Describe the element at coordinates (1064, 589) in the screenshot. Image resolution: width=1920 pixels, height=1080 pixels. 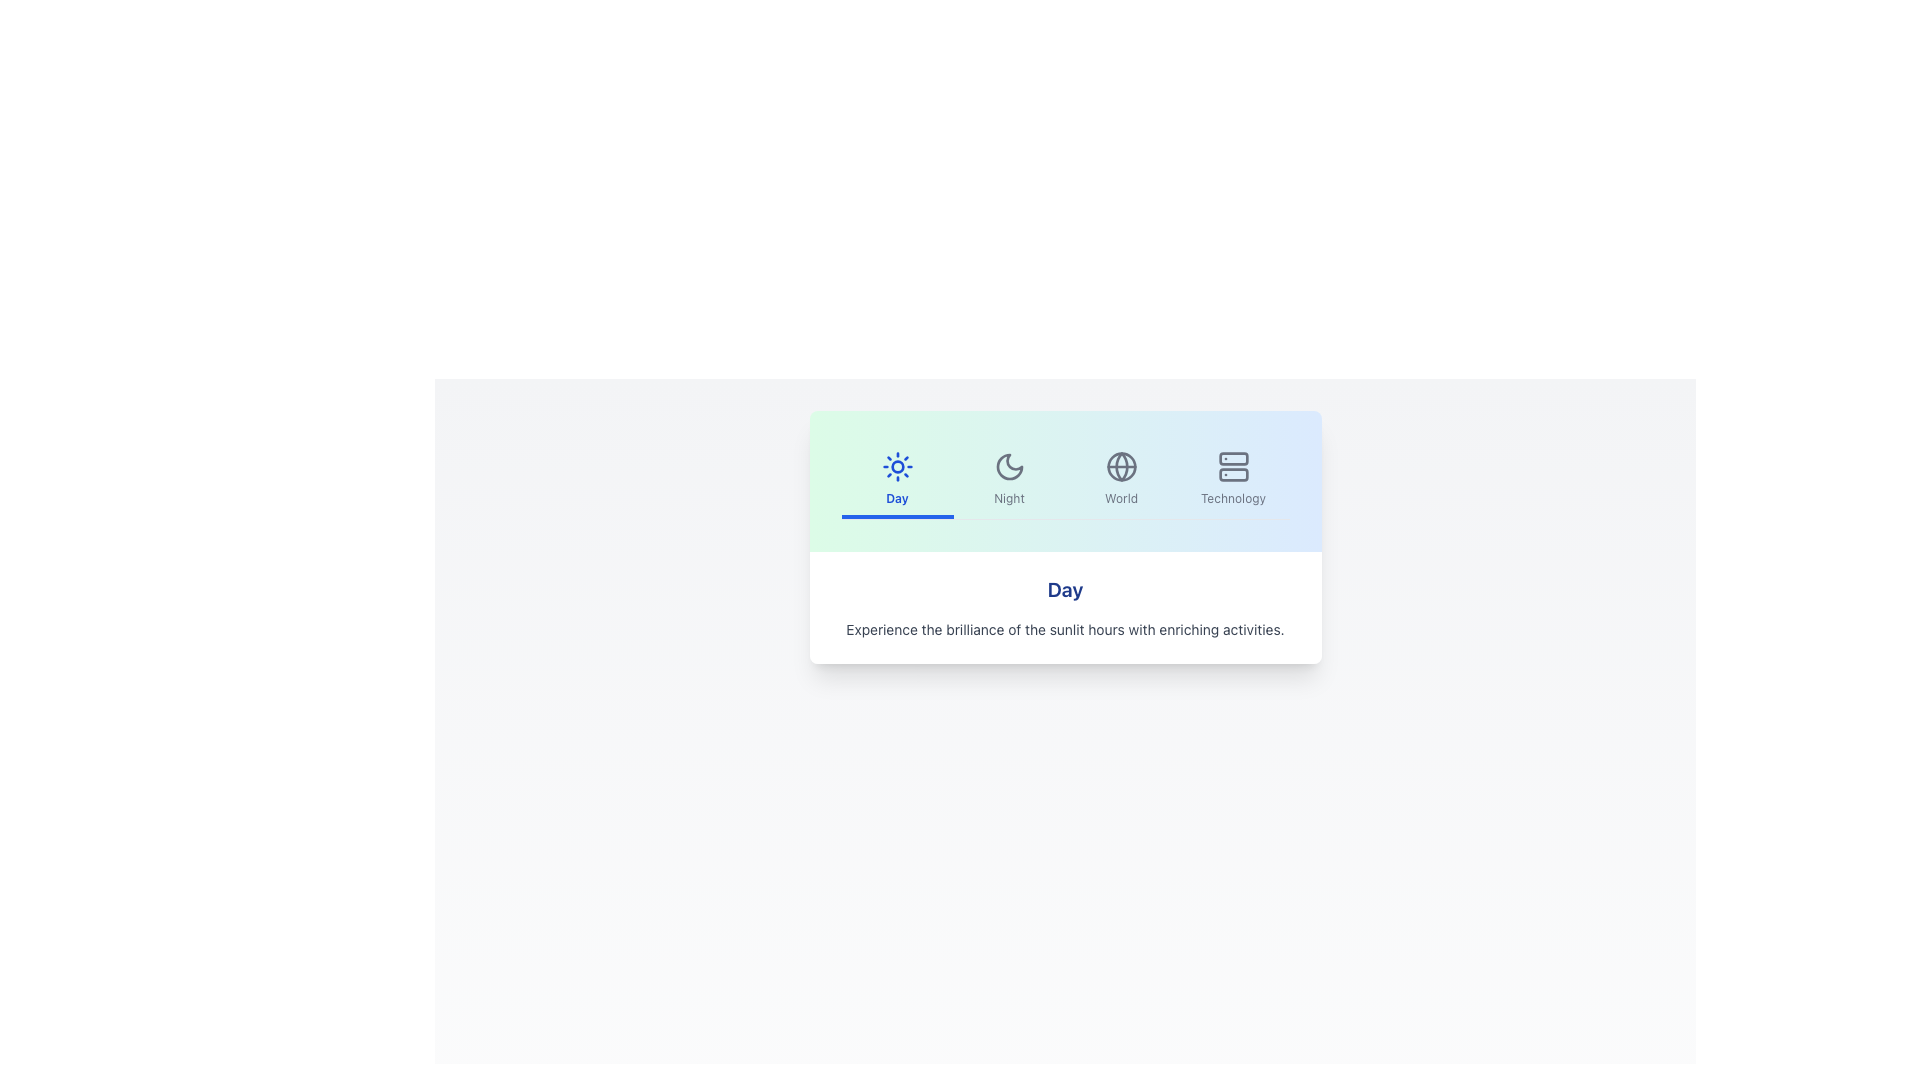
I see `the style of the heading text located at the top center of the white box with rounded corners, which indicates the category of the content below` at that location.